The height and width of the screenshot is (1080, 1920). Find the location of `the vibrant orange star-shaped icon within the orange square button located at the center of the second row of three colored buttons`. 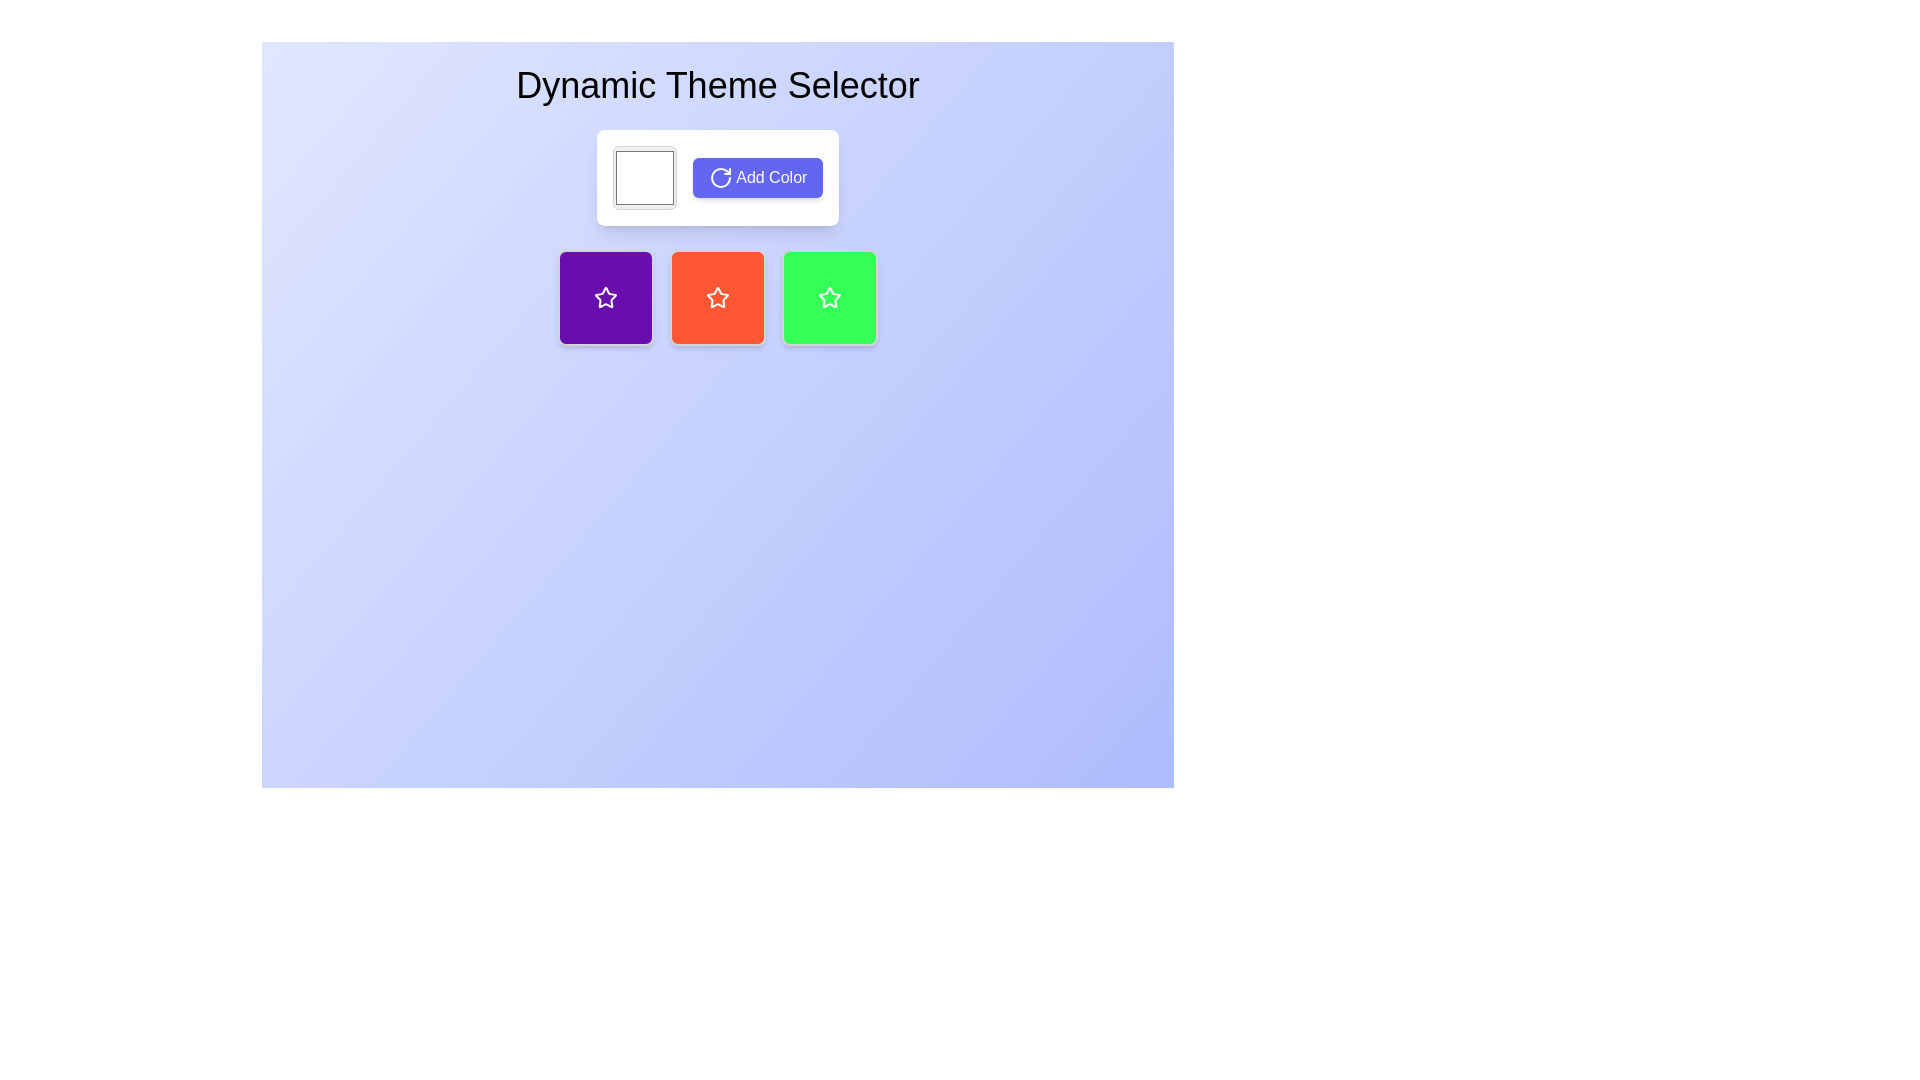

the vibrant orange star-shaped icon within the orange square button located at the center of the second row of three colored buttons is located at coordinates (718, 297).